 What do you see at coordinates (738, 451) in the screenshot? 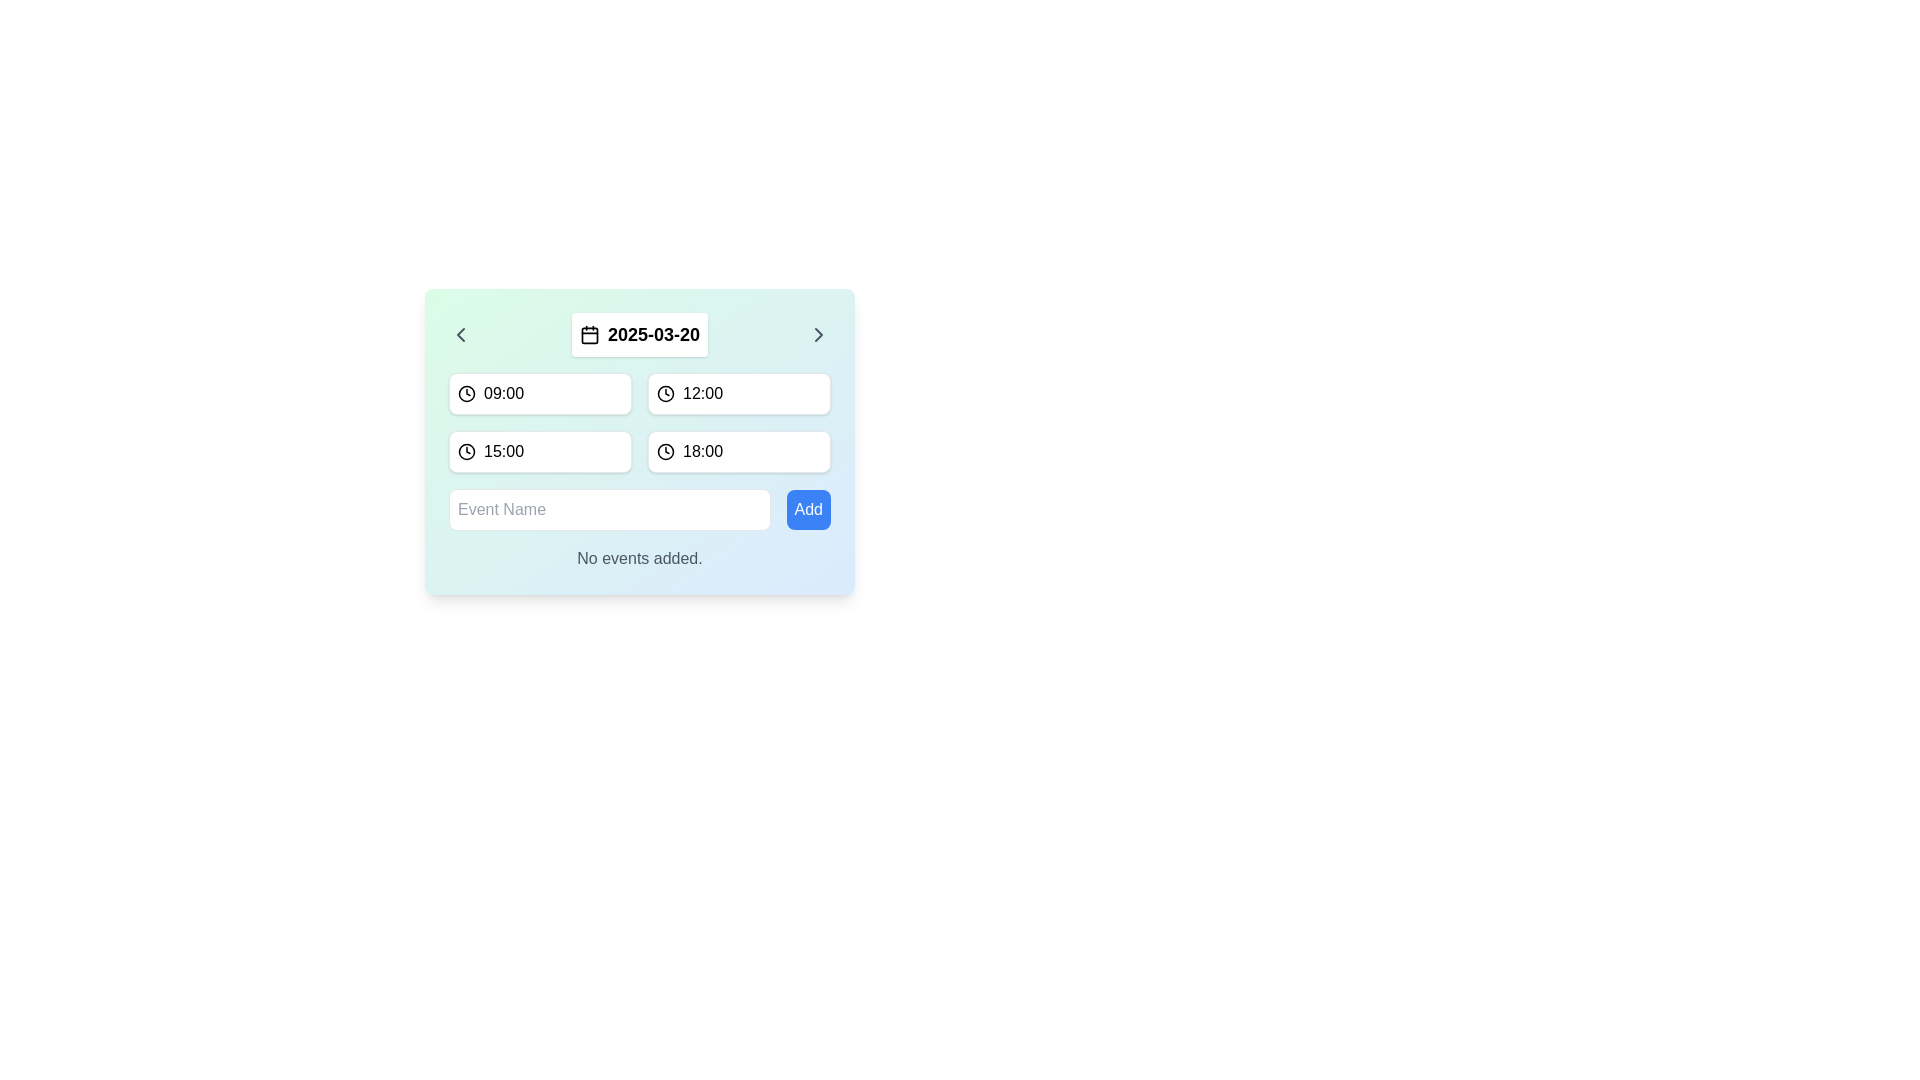
I see `the button for selecting the time 18:00` at bounding box center [738, 451].